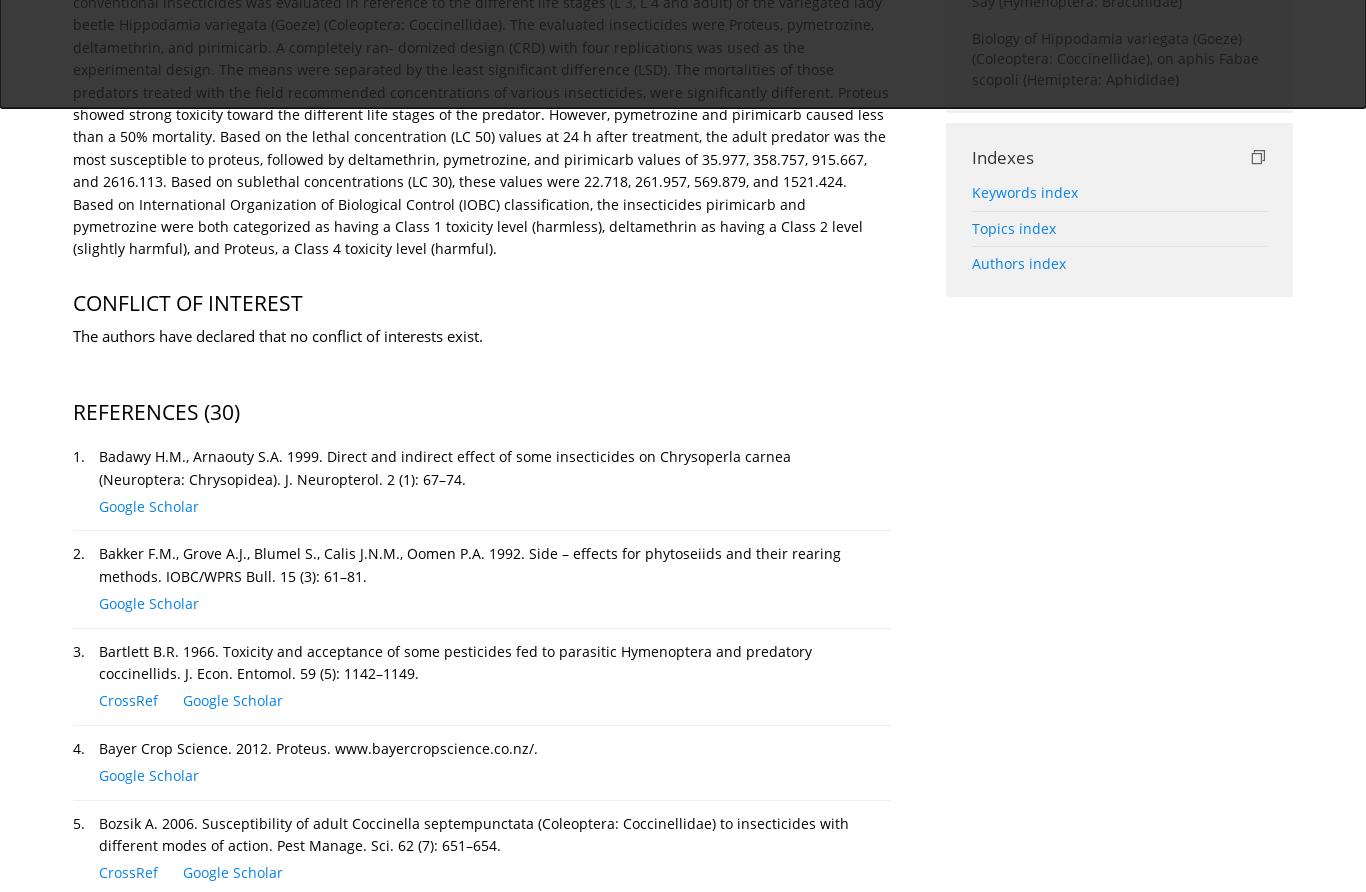  What do you see at coordinates (78, 553) in the screenshot?
I see `'2.'` at bounding box center [78, 553].